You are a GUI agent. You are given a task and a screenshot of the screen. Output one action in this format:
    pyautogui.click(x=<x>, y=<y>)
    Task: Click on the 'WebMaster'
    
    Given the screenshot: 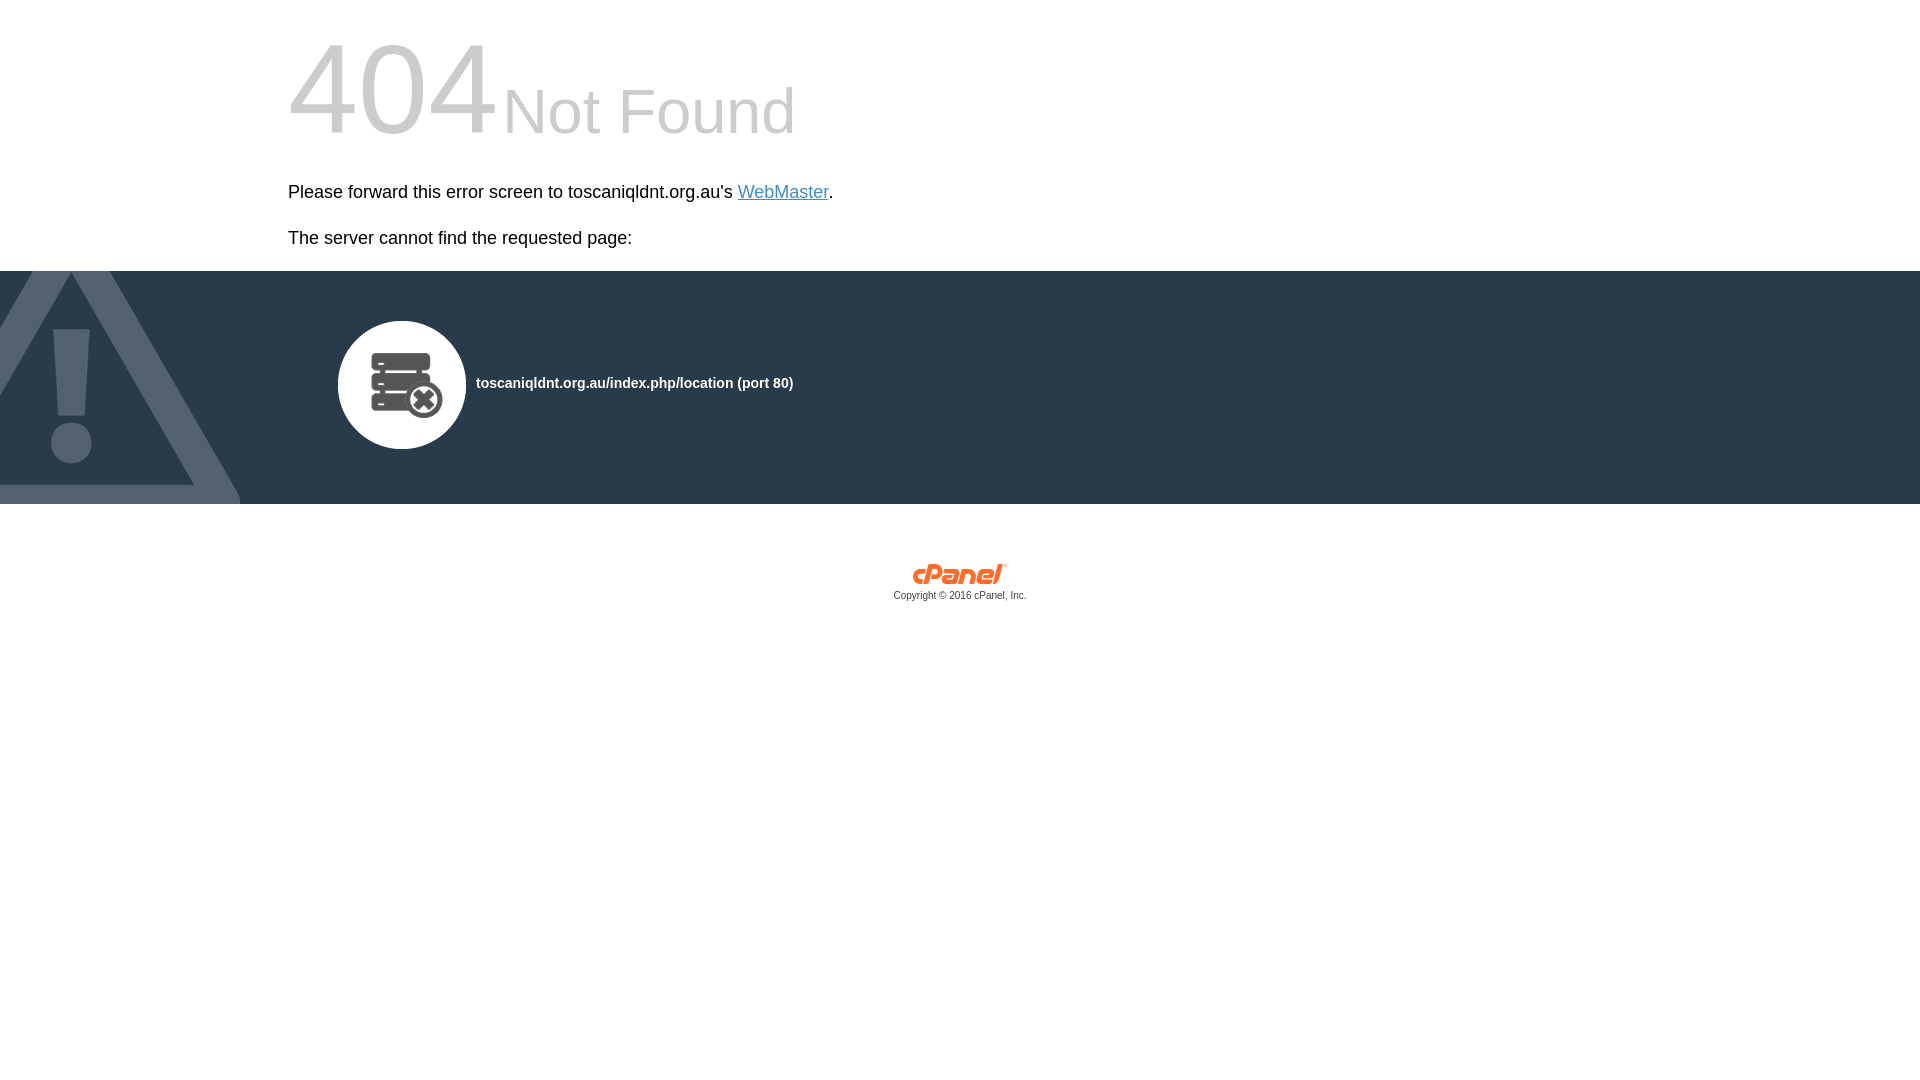 What is the action you would take?
    pyautogui.click(x=782, y=192)
    